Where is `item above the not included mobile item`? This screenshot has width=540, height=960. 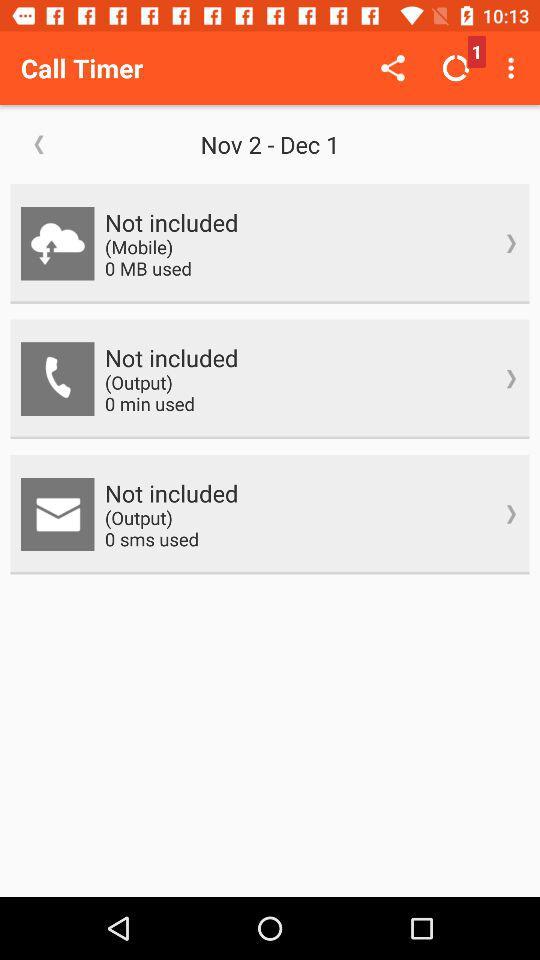
item above the not included mobile item is located at coordinates (270, 143).